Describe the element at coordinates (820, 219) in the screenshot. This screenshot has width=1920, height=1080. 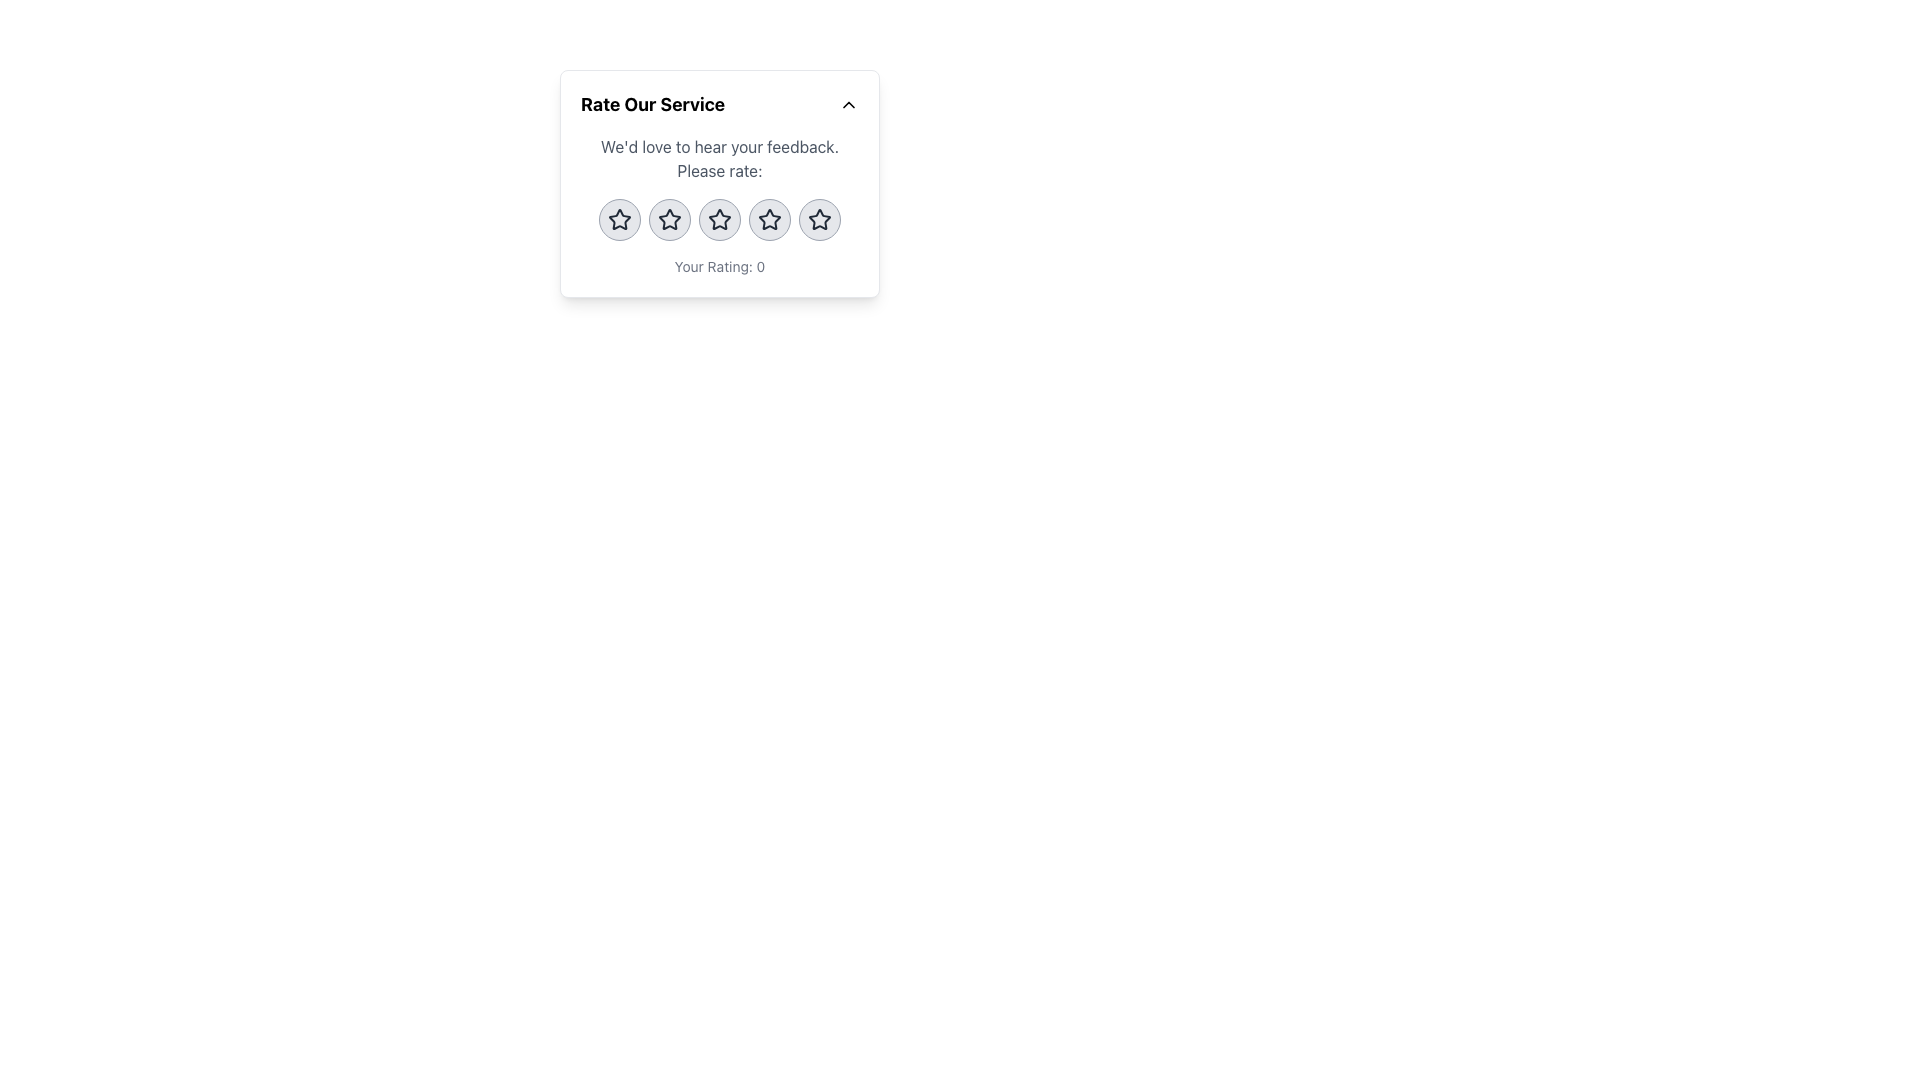
I see `the fifth star icon` at that location.